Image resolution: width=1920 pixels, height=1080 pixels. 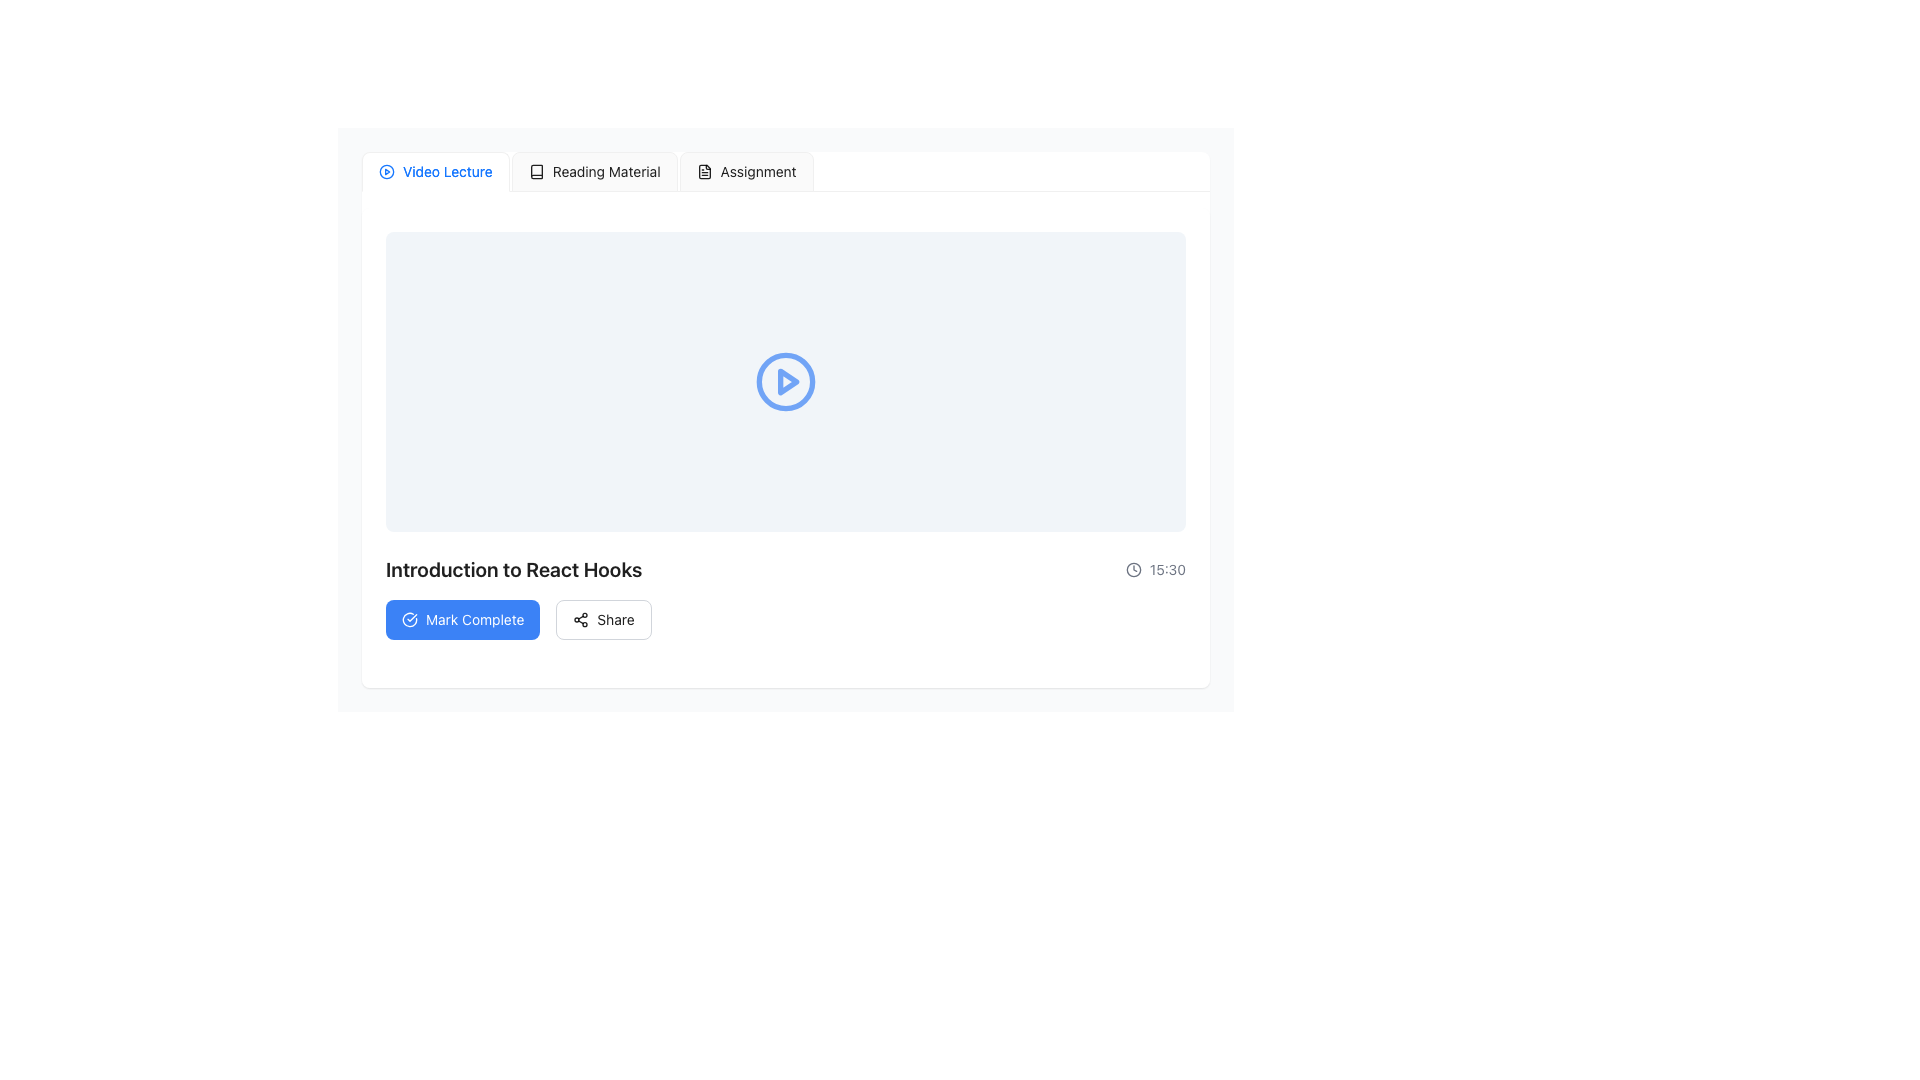 What do you see at coordinates (1167, 570) in the screenshot?
I see `the Timestamp label displaying '15:30' in gray color at the bottom-right corner of the video lecture content` at bounding box center [1167, 570].